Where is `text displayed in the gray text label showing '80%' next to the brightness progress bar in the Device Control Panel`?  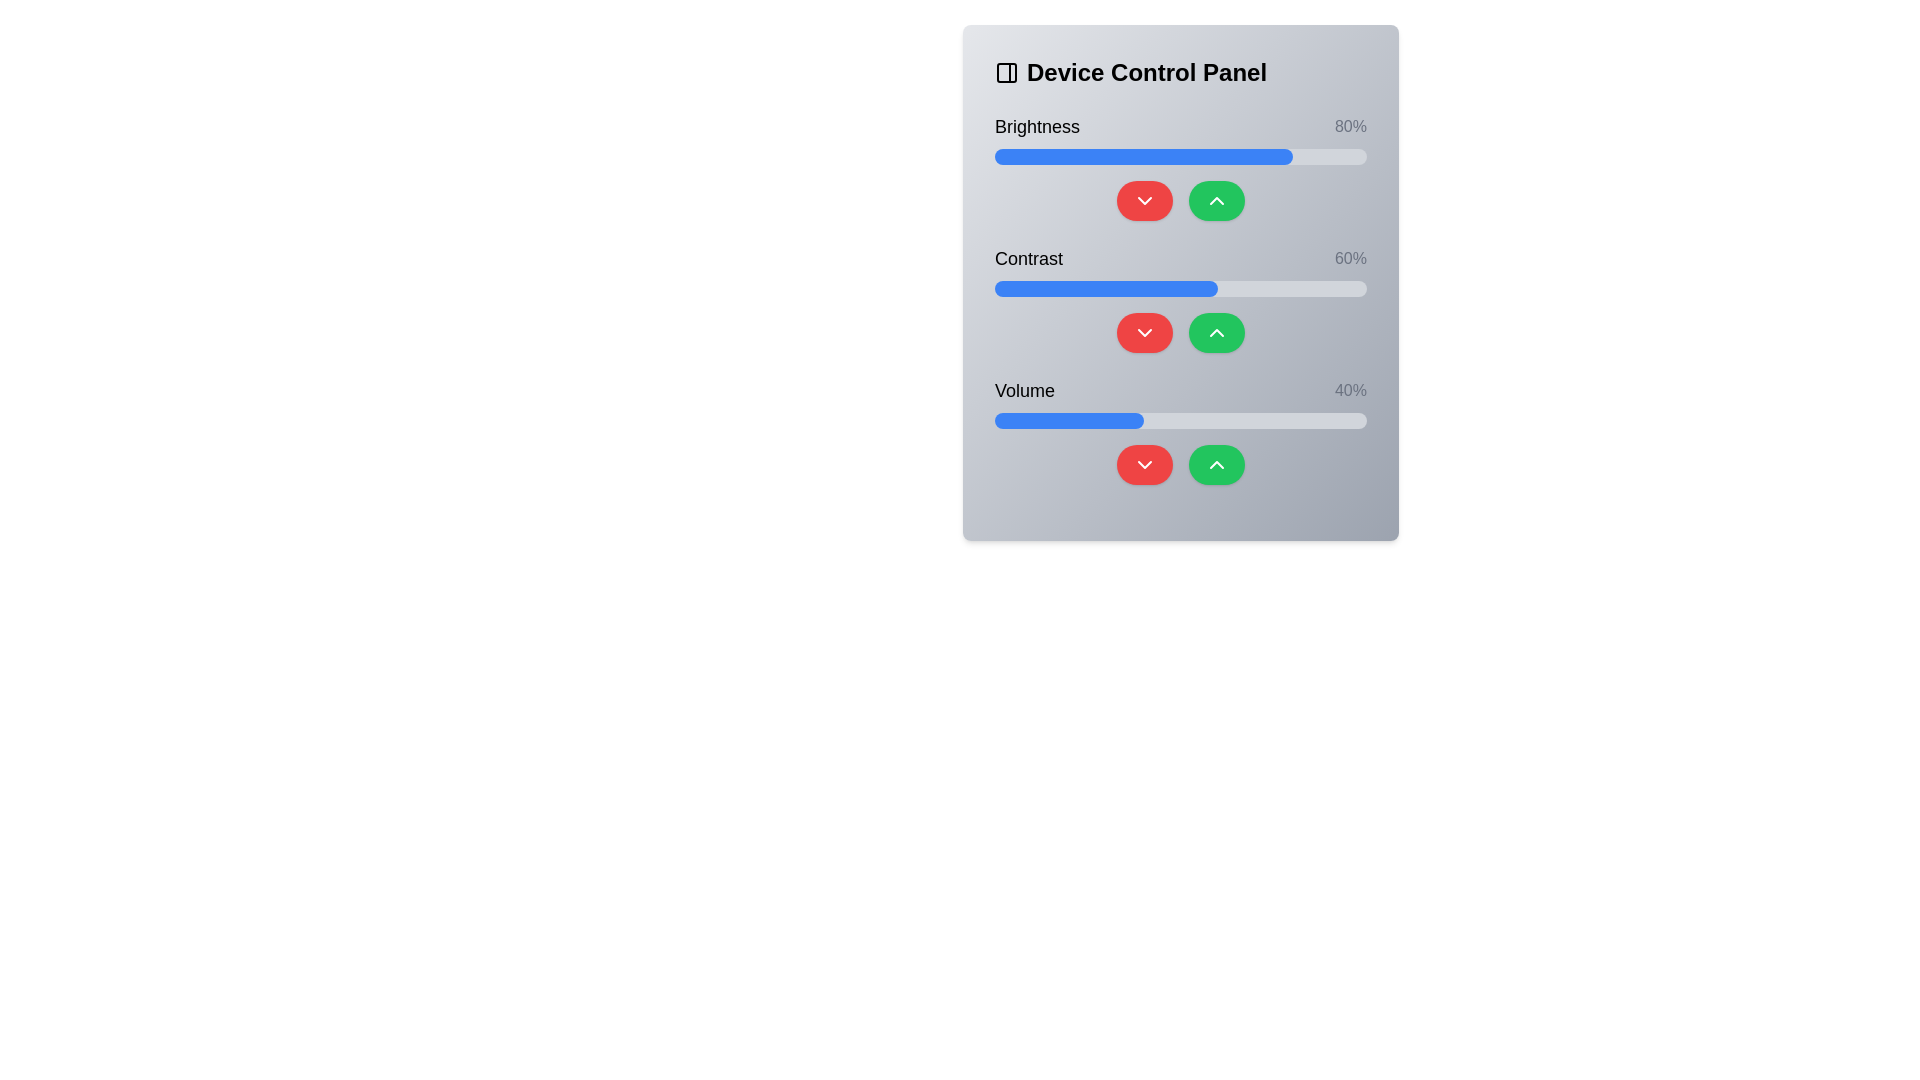 text displayed in the gray text label showing '80%' next to the brightness progress bar in the Device Control Panel is located at coordinates (1350, 127).